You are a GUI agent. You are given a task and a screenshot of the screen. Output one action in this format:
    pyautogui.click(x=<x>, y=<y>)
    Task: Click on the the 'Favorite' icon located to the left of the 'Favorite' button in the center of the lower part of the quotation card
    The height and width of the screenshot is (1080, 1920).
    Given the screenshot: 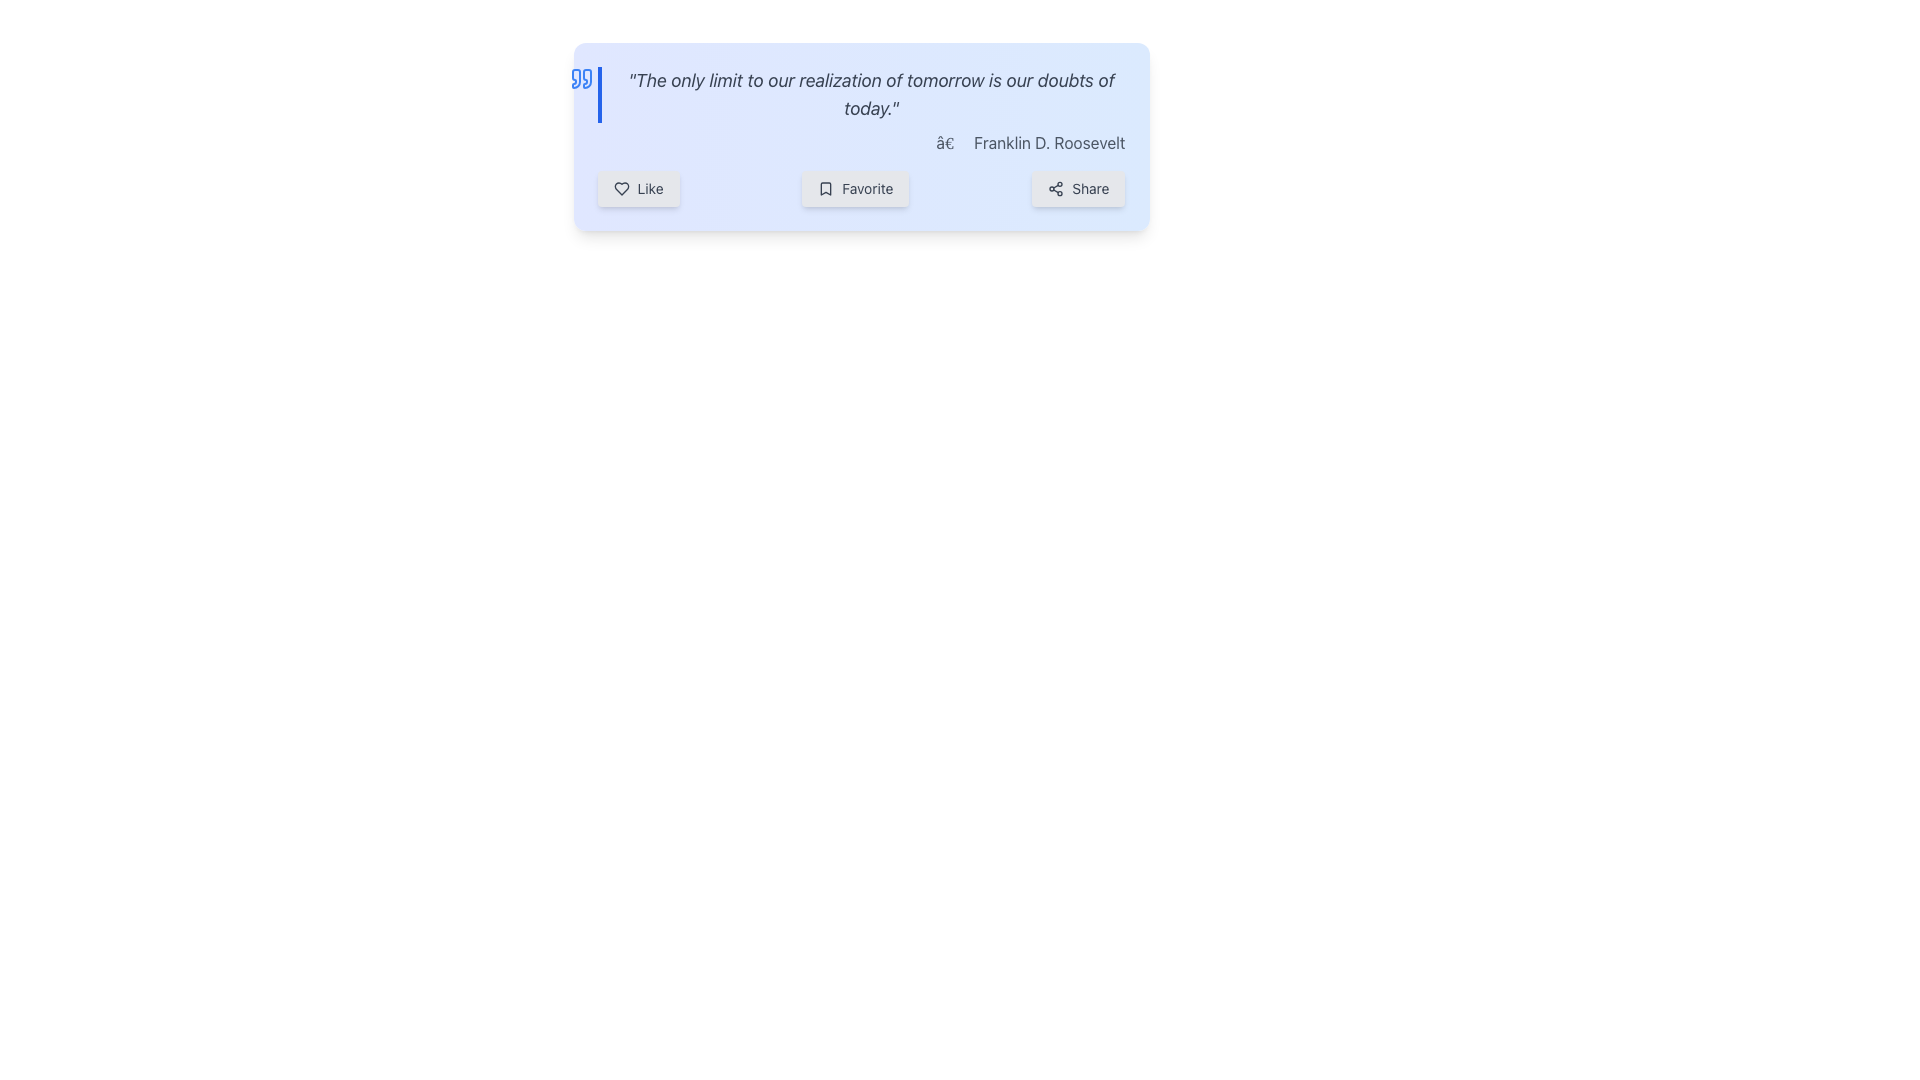 What is the action you would take?
    pyautogui.click(x=826, y=189)
    